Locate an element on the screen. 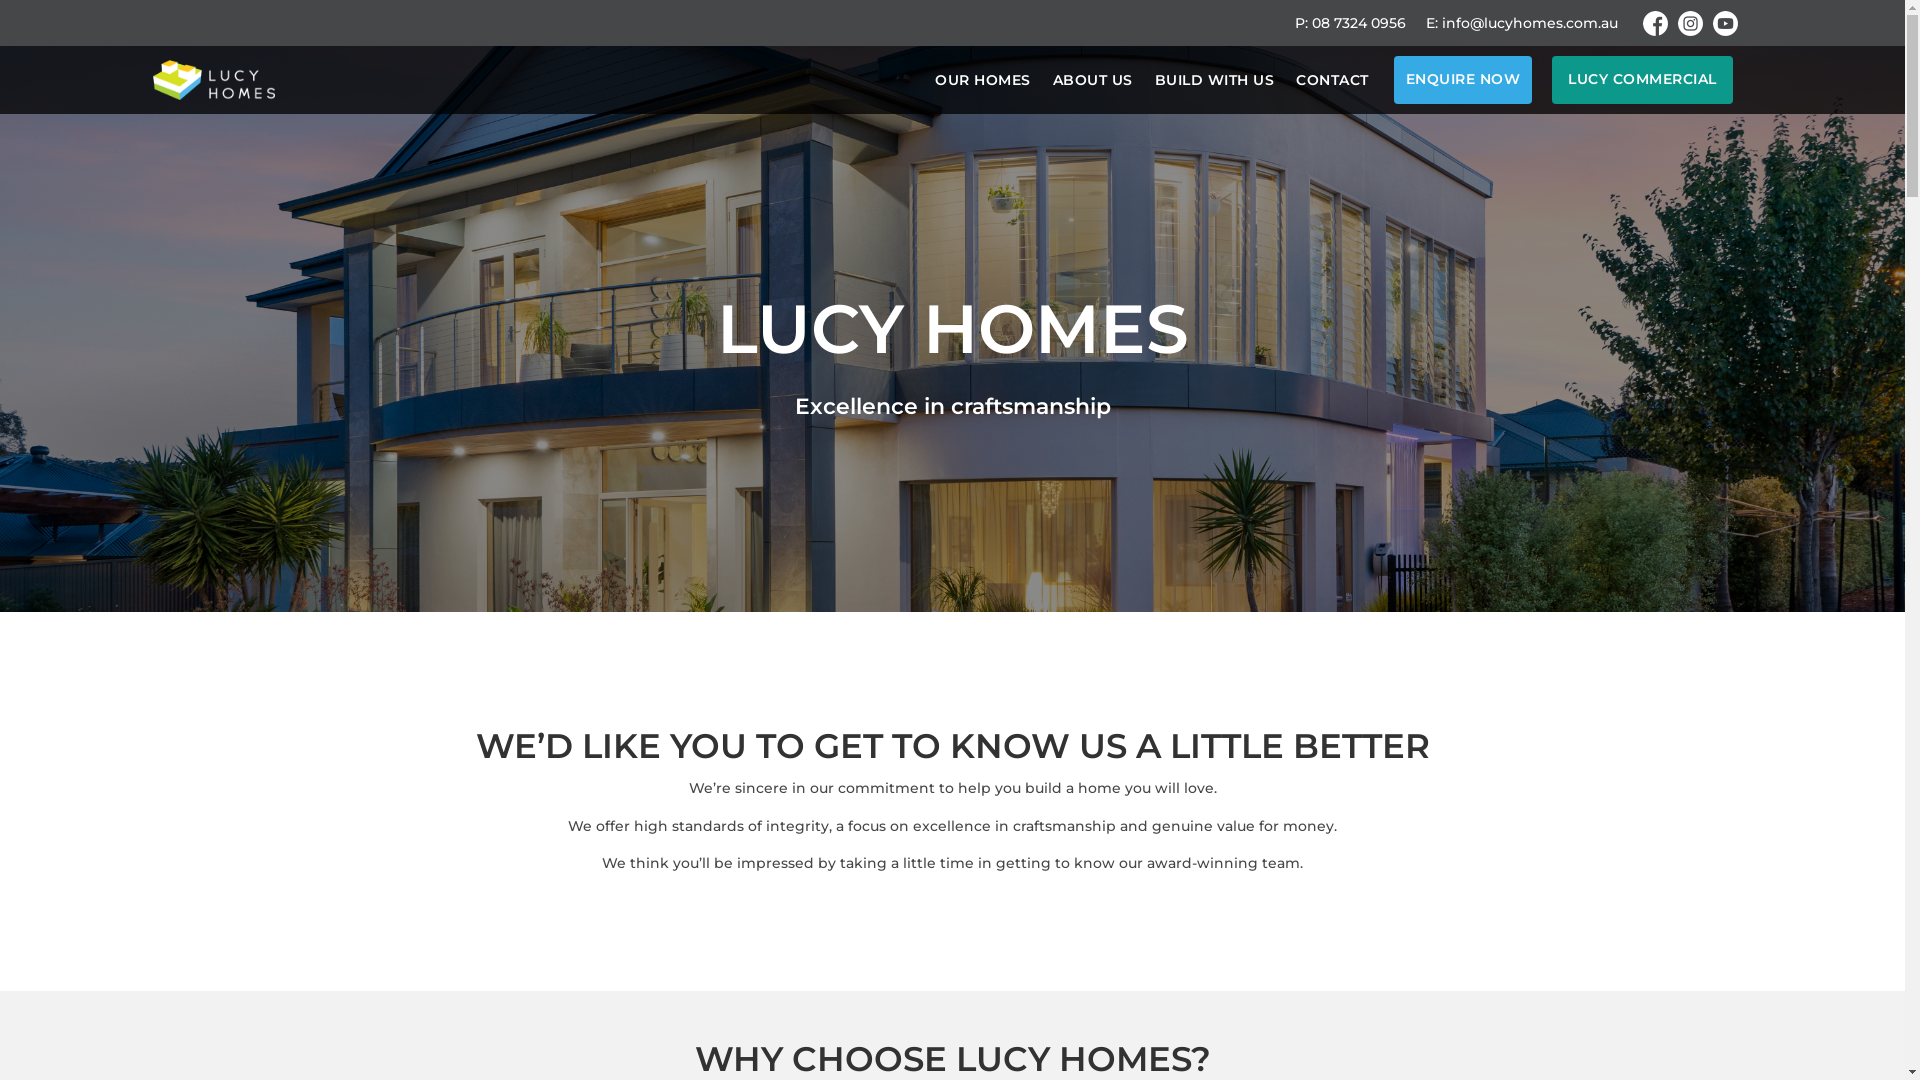 The height and width of the screenshot is (1080, 1920). 'OUR HOMES' is located at coordinates (934, 79).